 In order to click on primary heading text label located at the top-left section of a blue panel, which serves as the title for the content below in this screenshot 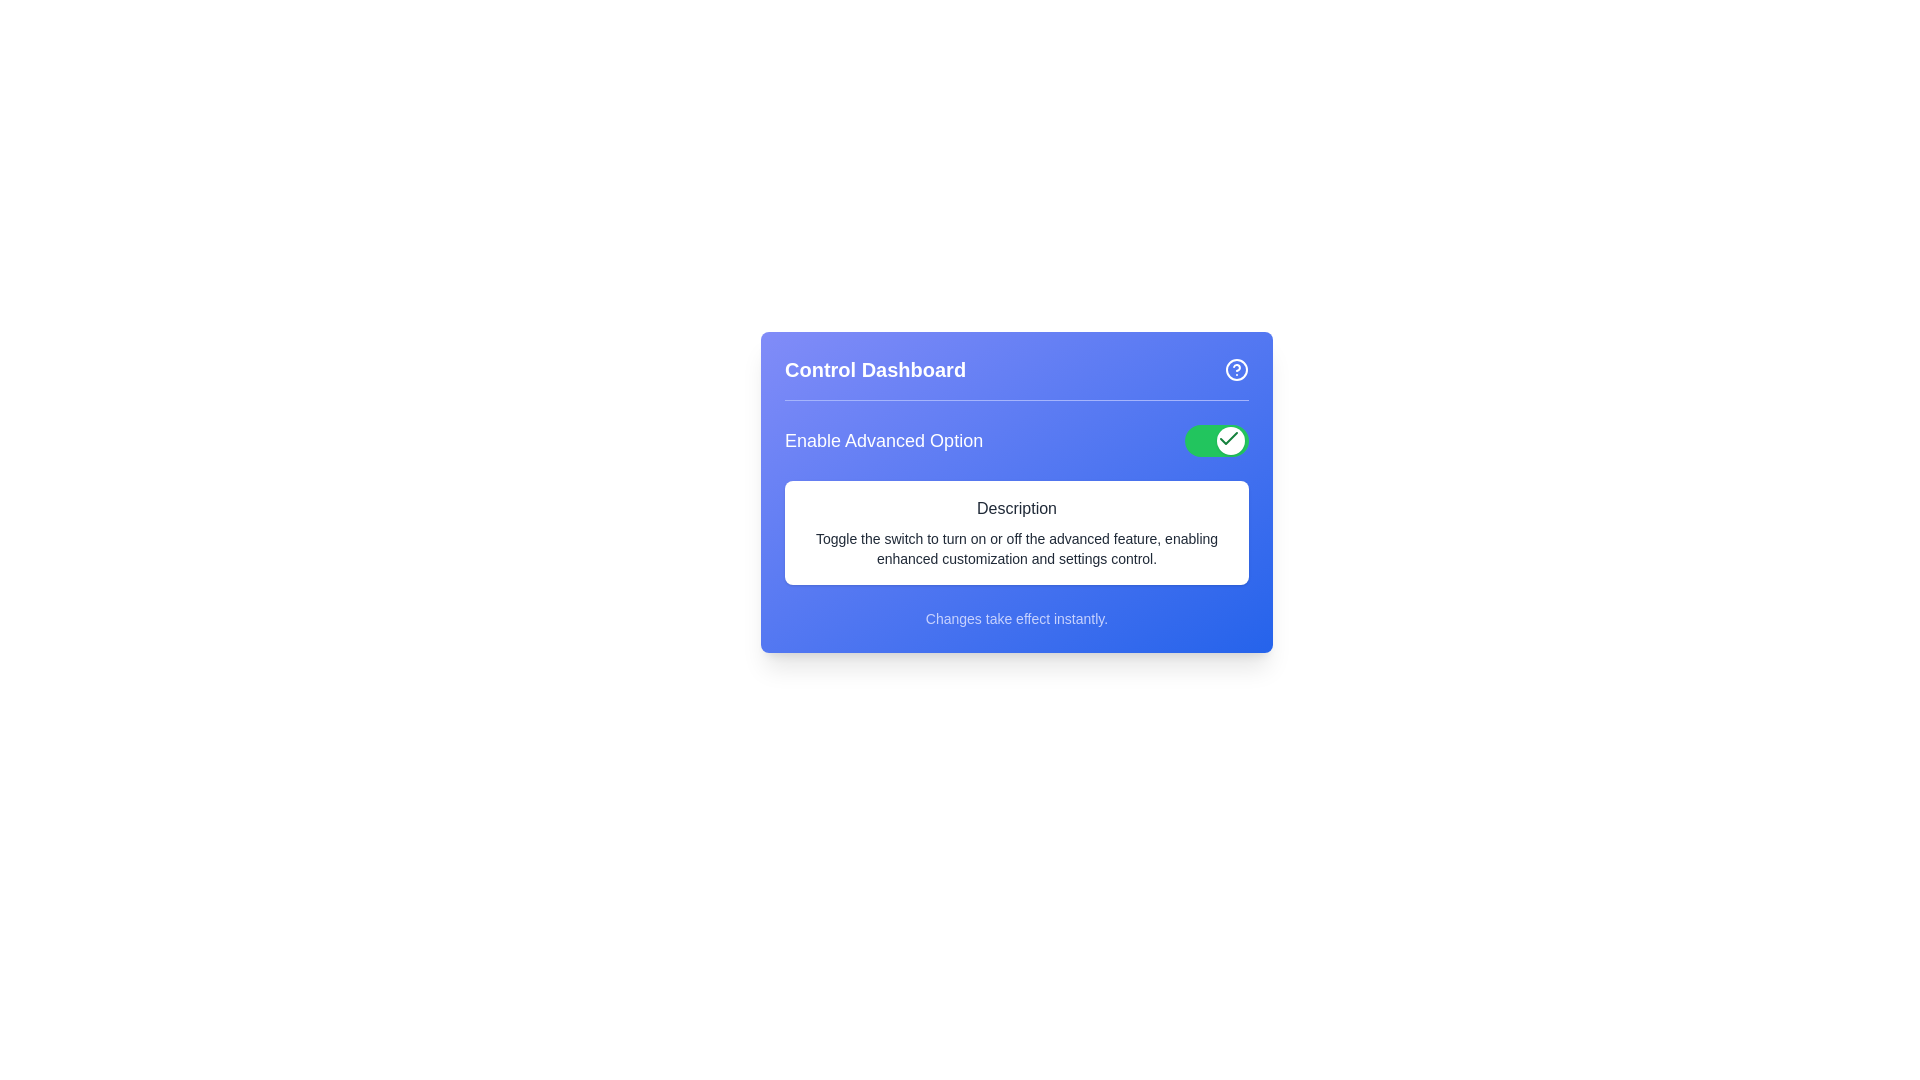, I will do `click(875, 370)`.